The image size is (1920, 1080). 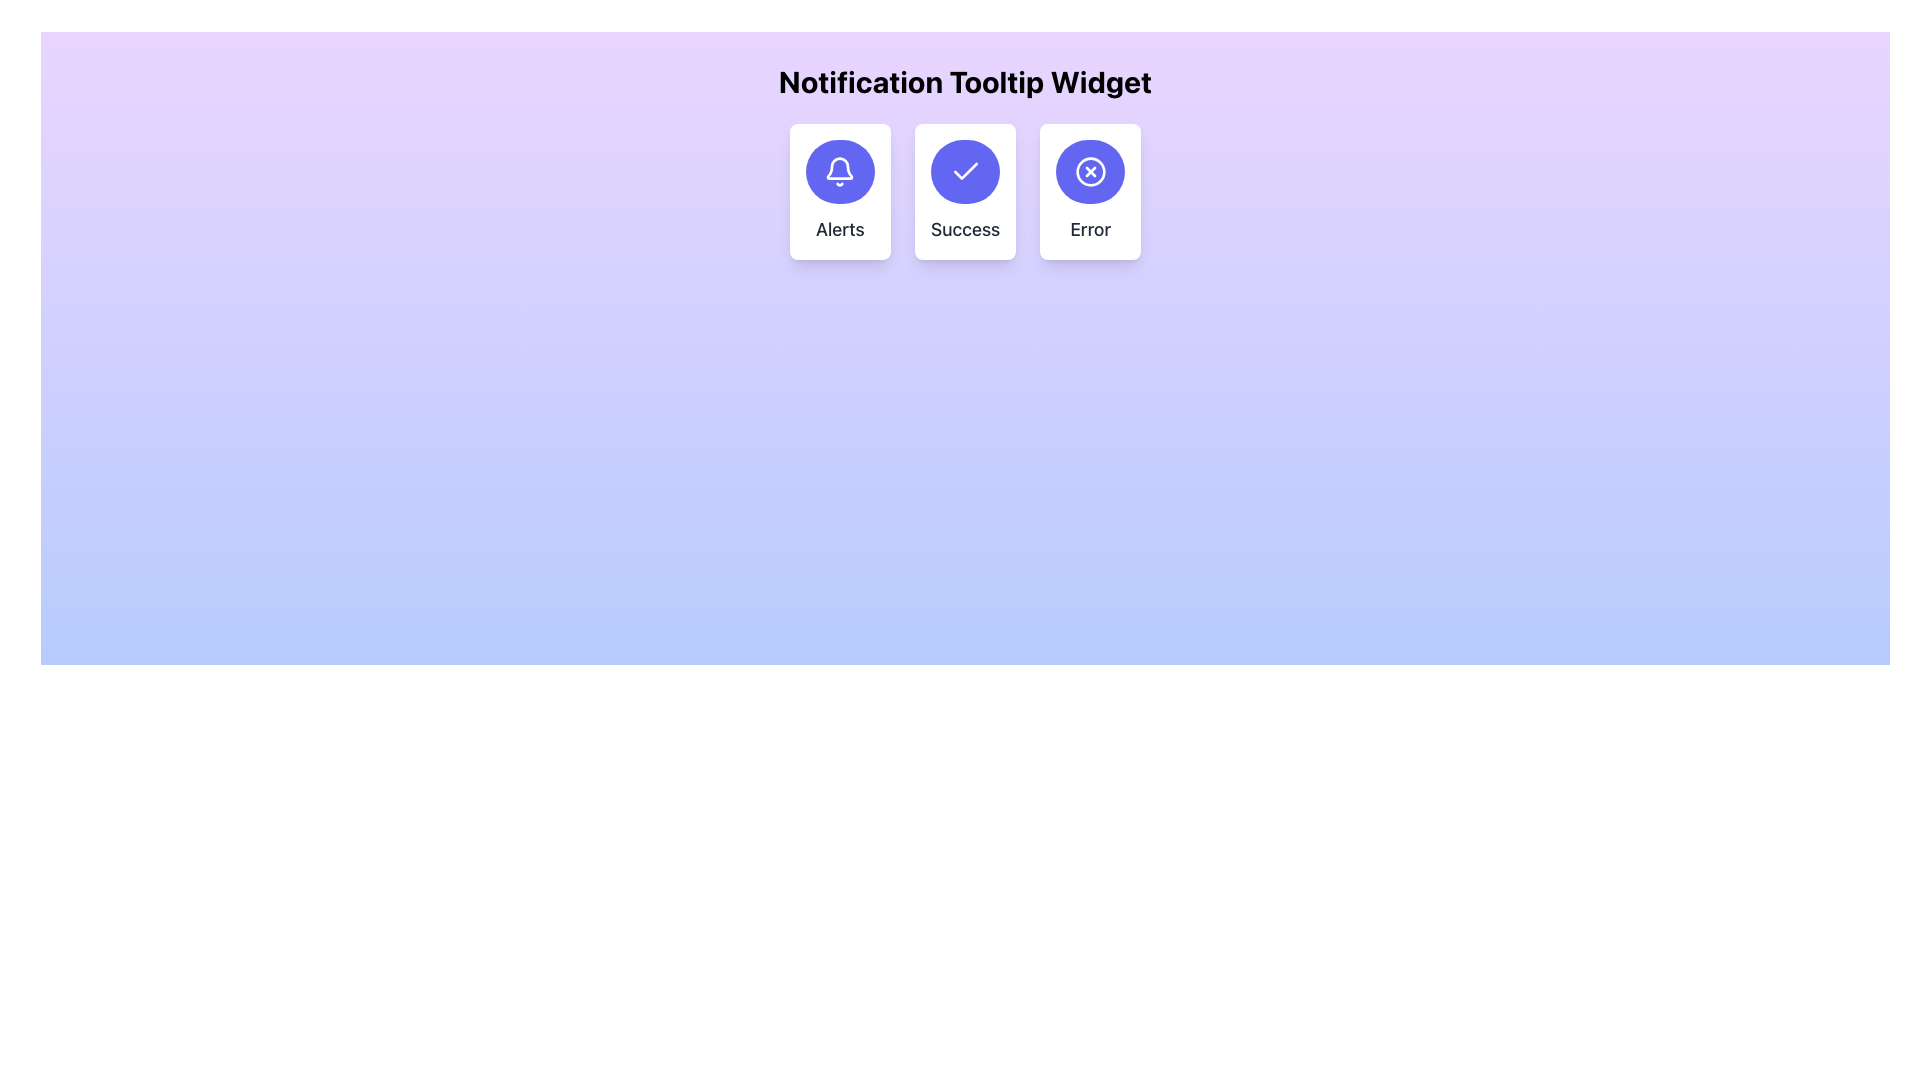 I want to click on the text label displaying the word 'Success' in a medium-sized, bold font styled in grayish-black color, which is part of a card-like component, so click(x=965, y=229).